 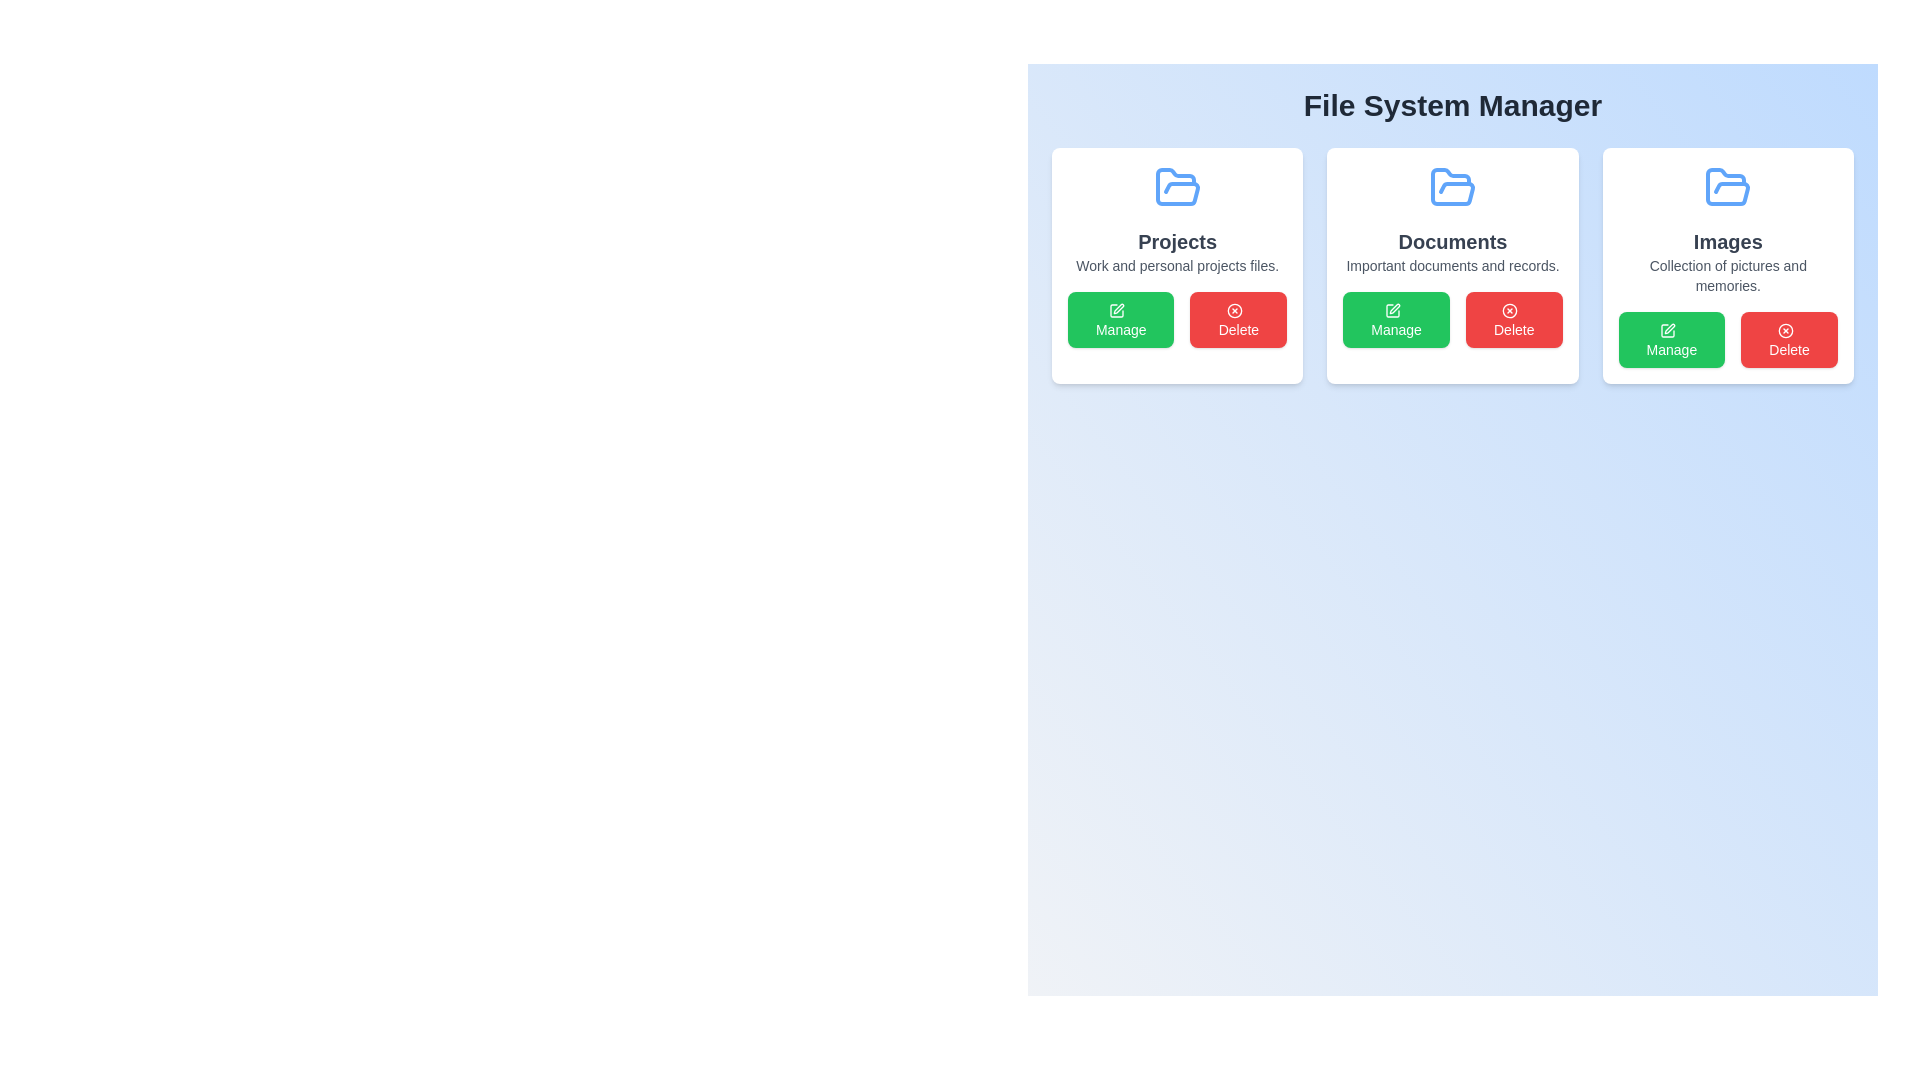 I want to click on the leftmost button in the 'Images' card, so click(x=1671, y=338).